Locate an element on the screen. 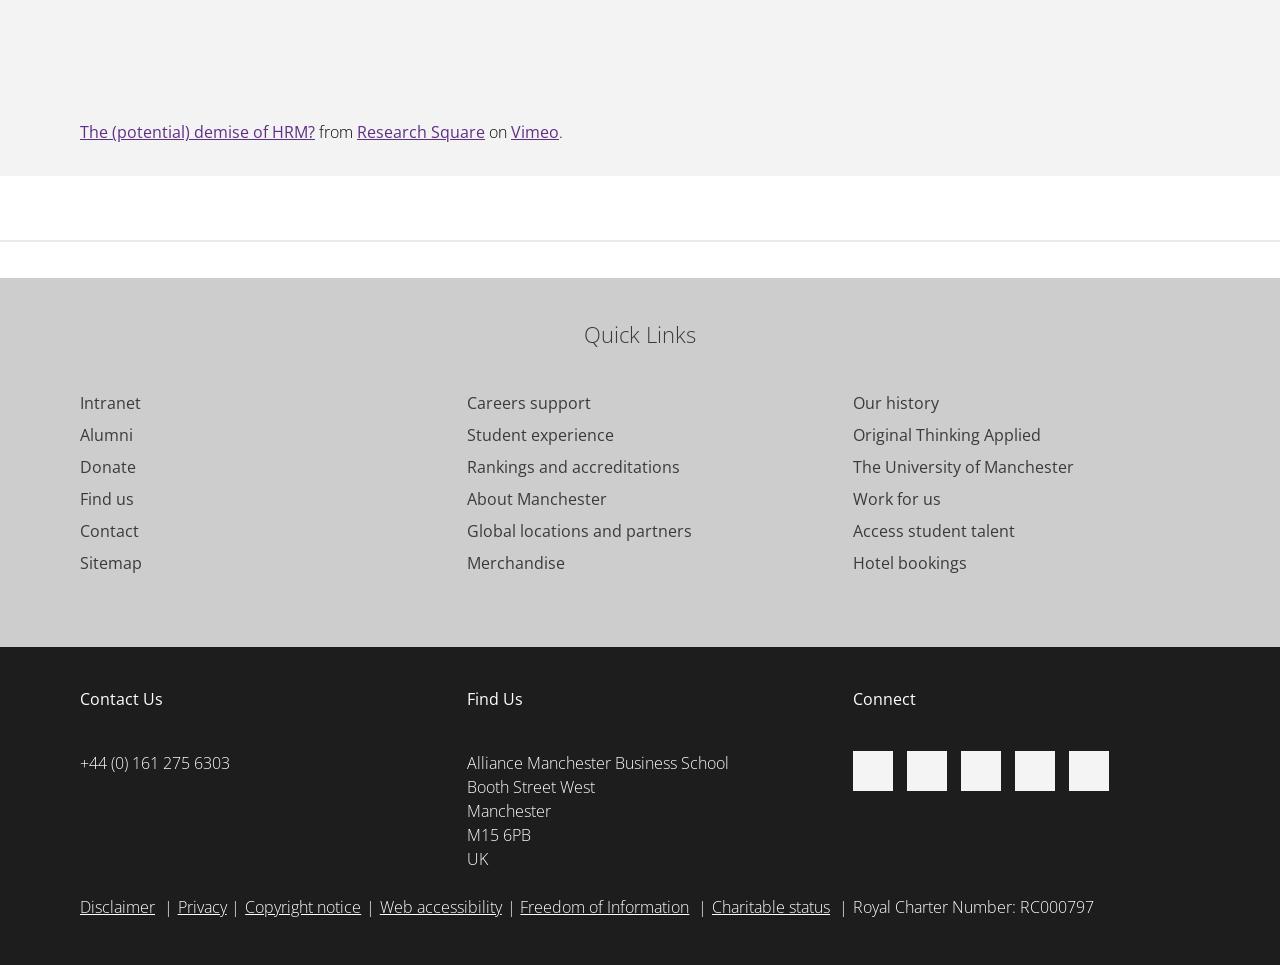 The height and width of the screenshot is (965, 1280). 'Web accessibility' is located at coordinates (379, 906).